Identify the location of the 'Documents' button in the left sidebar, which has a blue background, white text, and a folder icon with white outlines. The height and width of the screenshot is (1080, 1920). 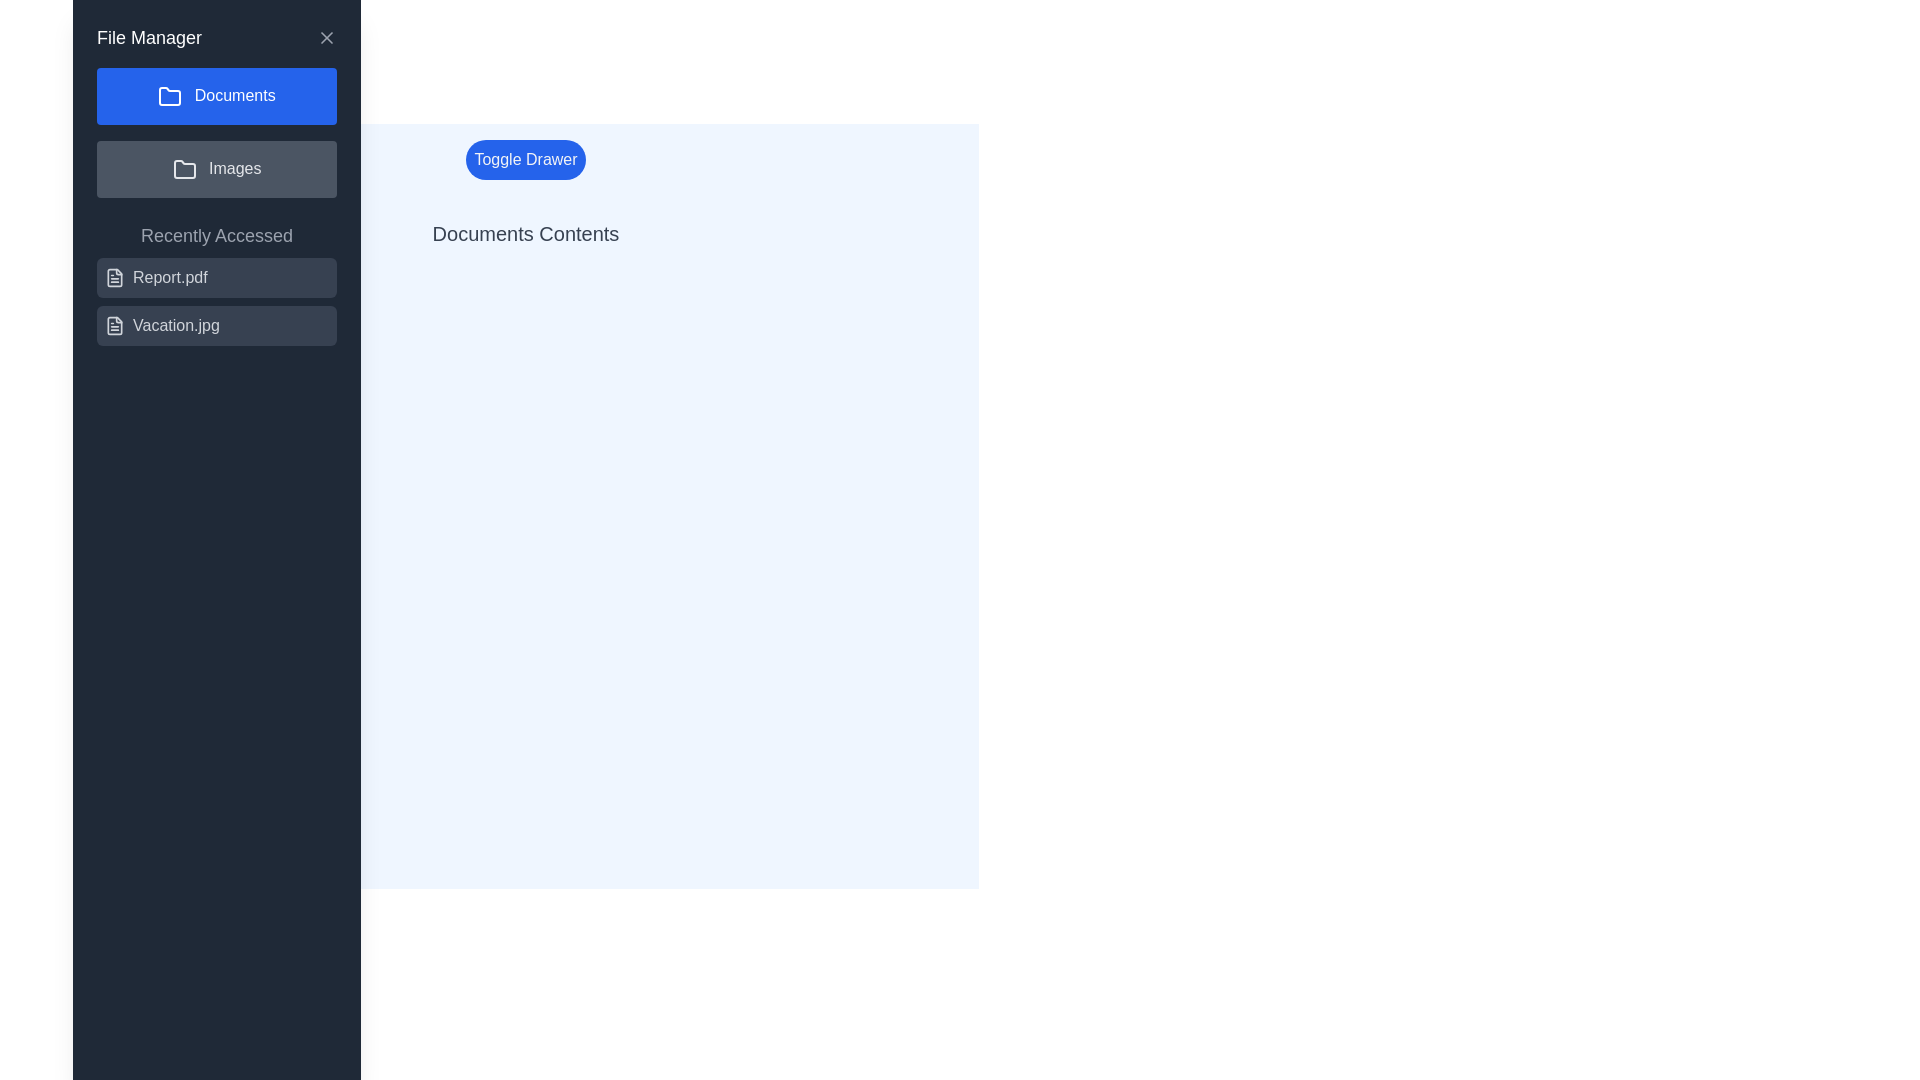
(216, 96).